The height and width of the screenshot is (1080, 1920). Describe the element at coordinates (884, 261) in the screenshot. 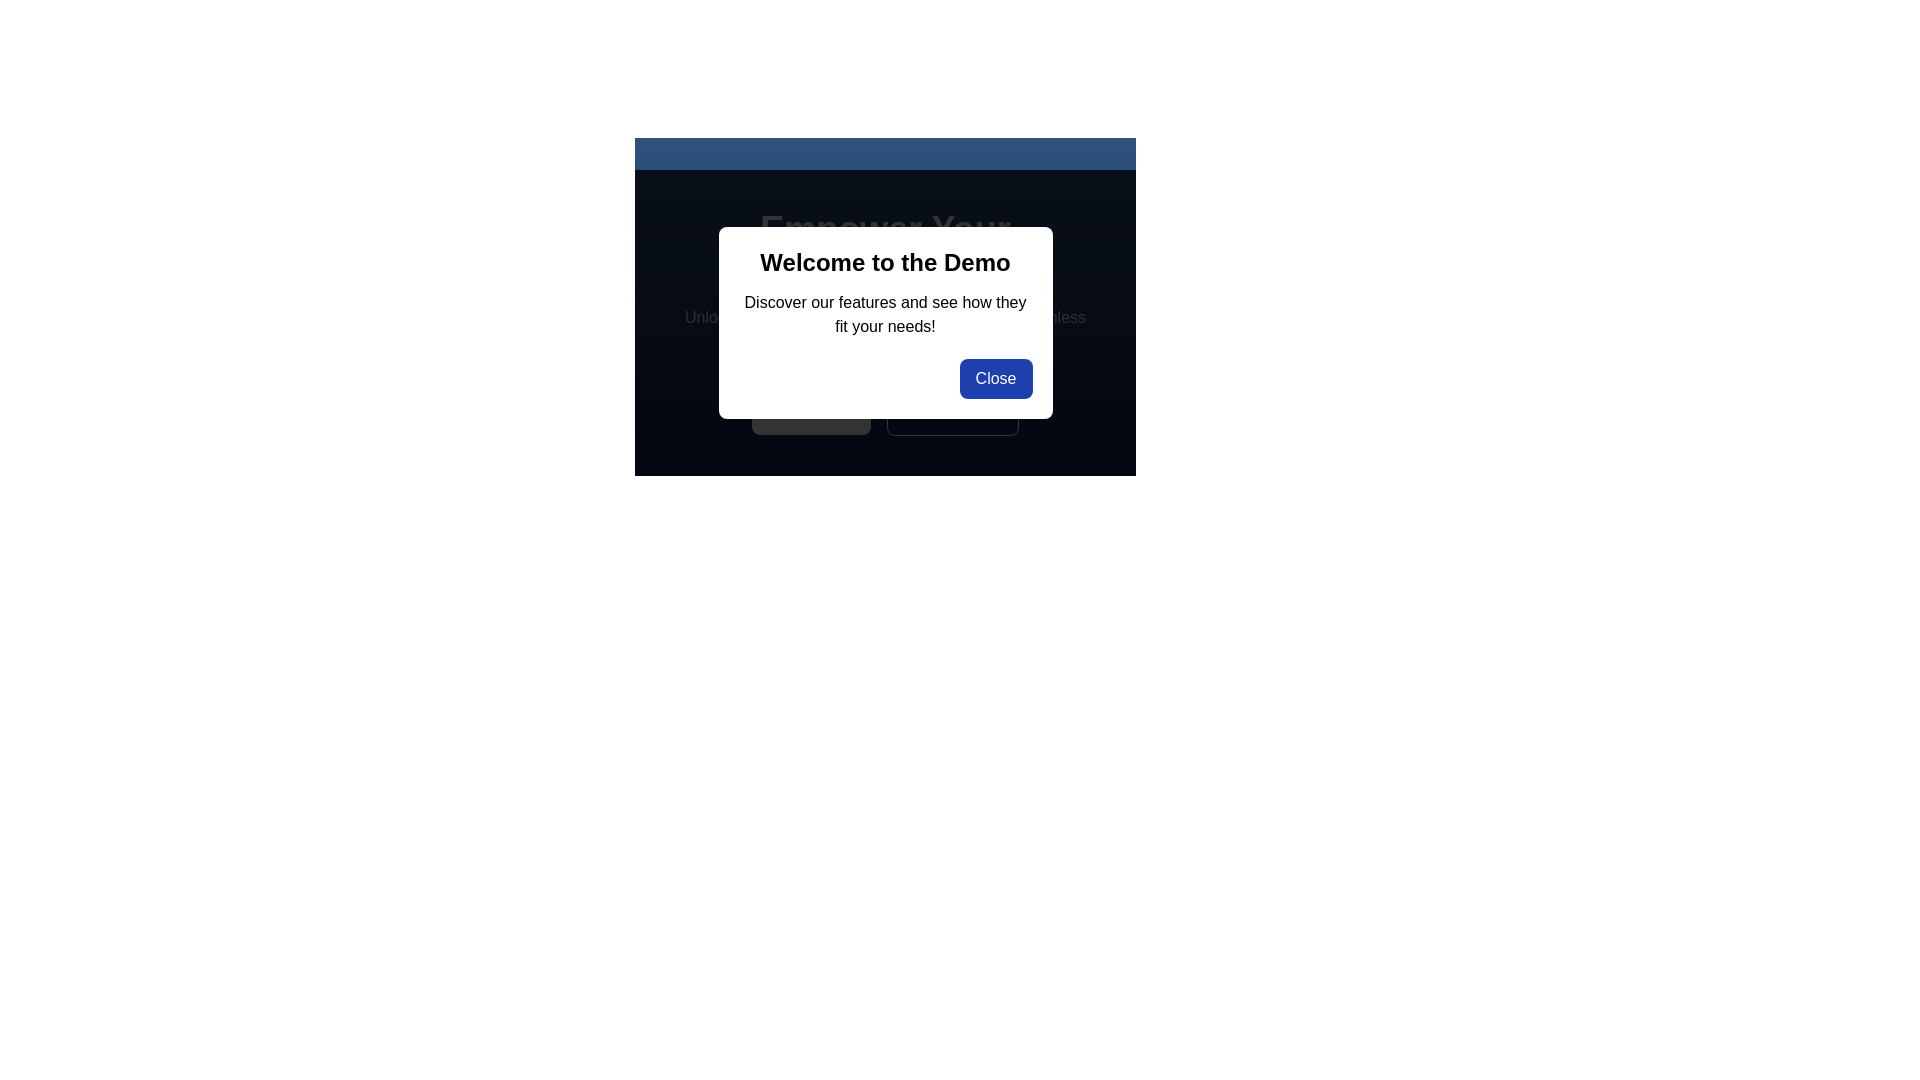

I see `the static text element that displays 'Welcome to the Demo', which is the main heading of the dialog box` at that location.